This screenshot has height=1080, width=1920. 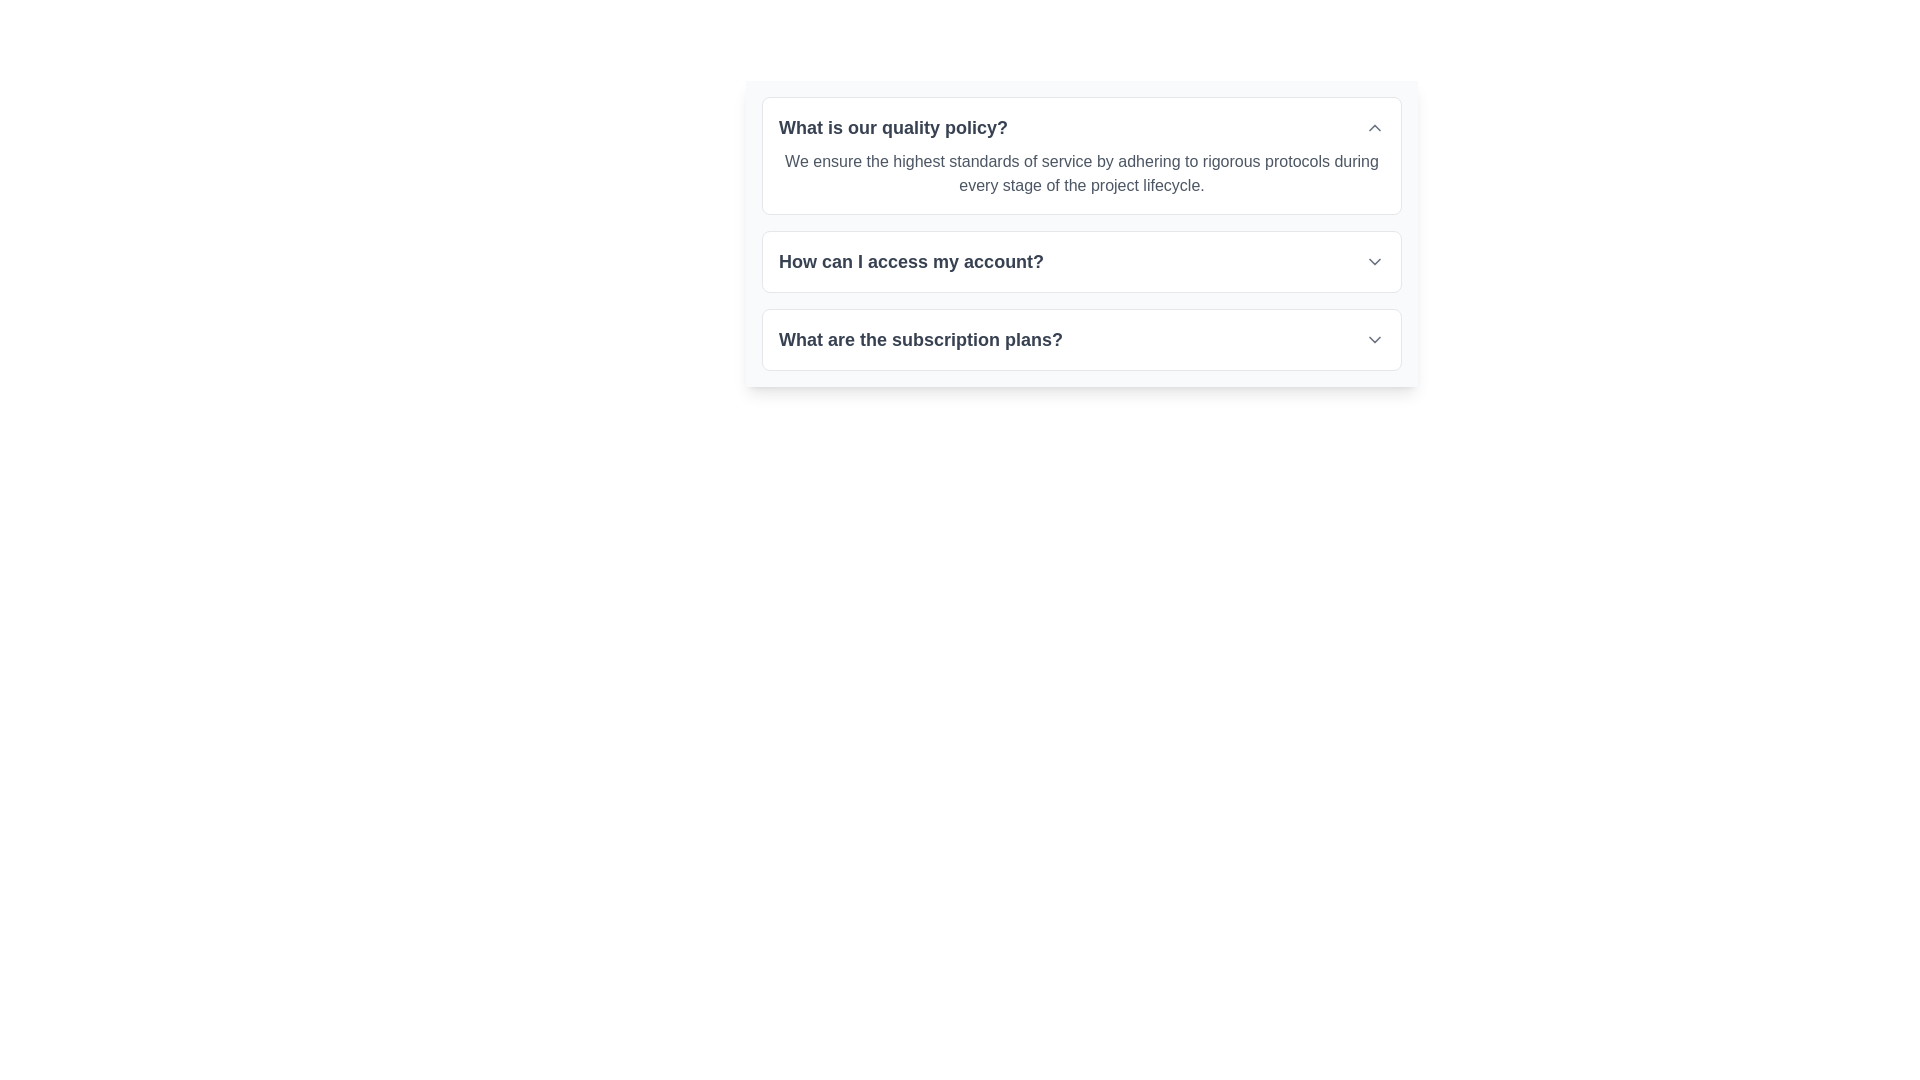 I want to click on the downward-pointing chevron icon located to the right of the list item labeled 'What are the subscription plans?', so click(x=1373, y=338).